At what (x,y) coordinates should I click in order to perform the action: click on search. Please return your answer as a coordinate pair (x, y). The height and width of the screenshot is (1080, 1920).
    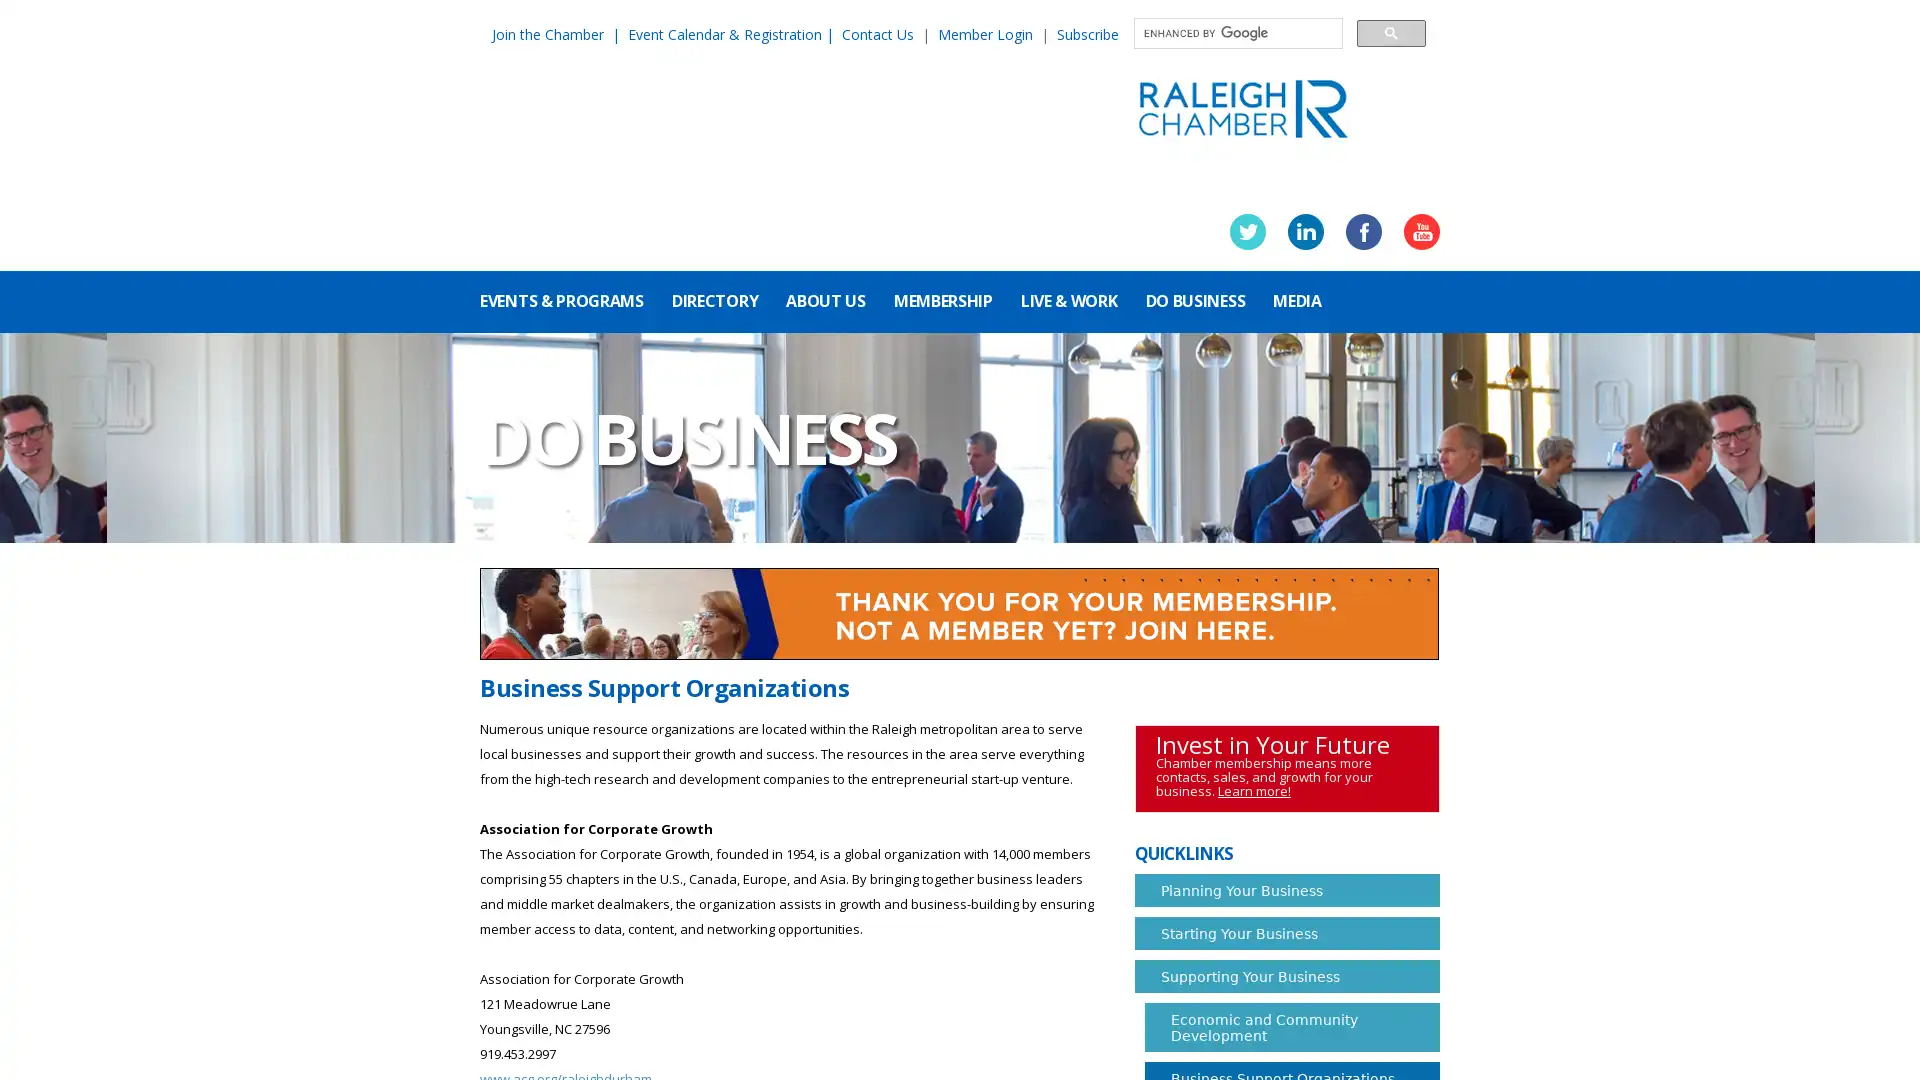
    Looking at the image, I should click on (1390, 32).